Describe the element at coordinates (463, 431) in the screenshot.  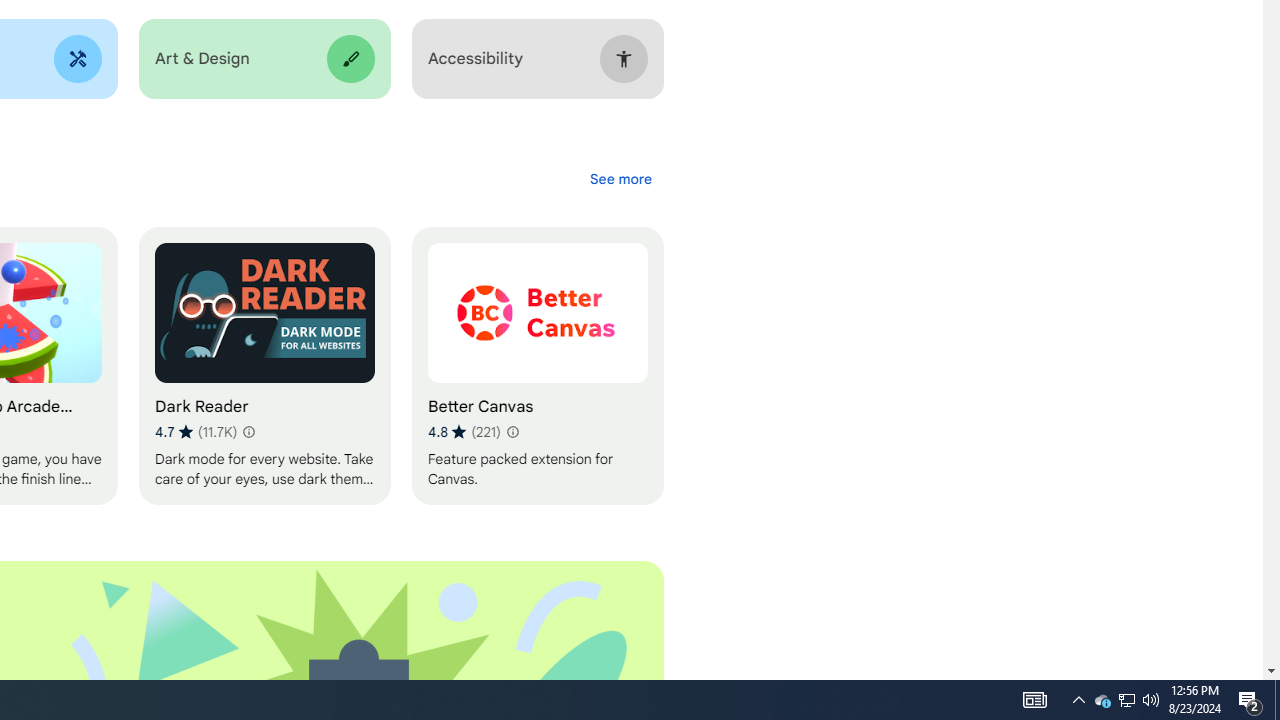
I see `'Average rating 4.8 out of 5 stars. 221 ratings.'` at that location.